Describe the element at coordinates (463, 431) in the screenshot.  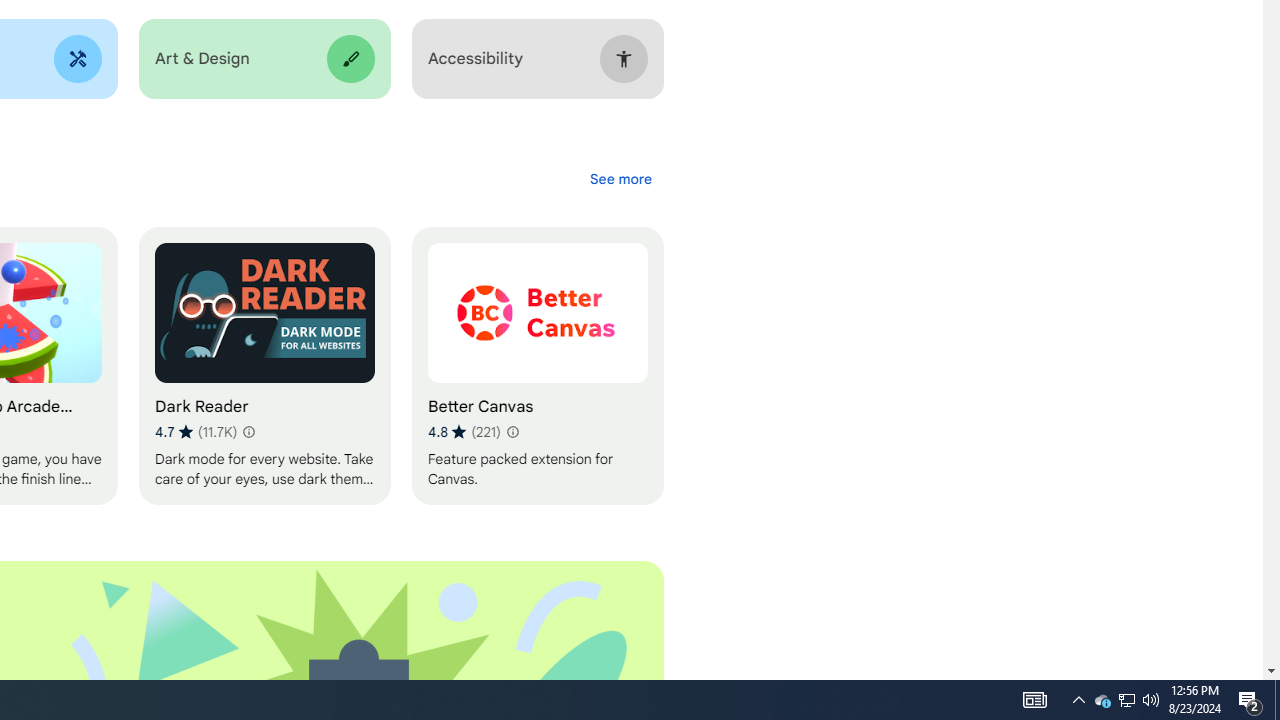
I see `'Average rating 4.8 out of 5 stars. 221 ratings.'` at that location.